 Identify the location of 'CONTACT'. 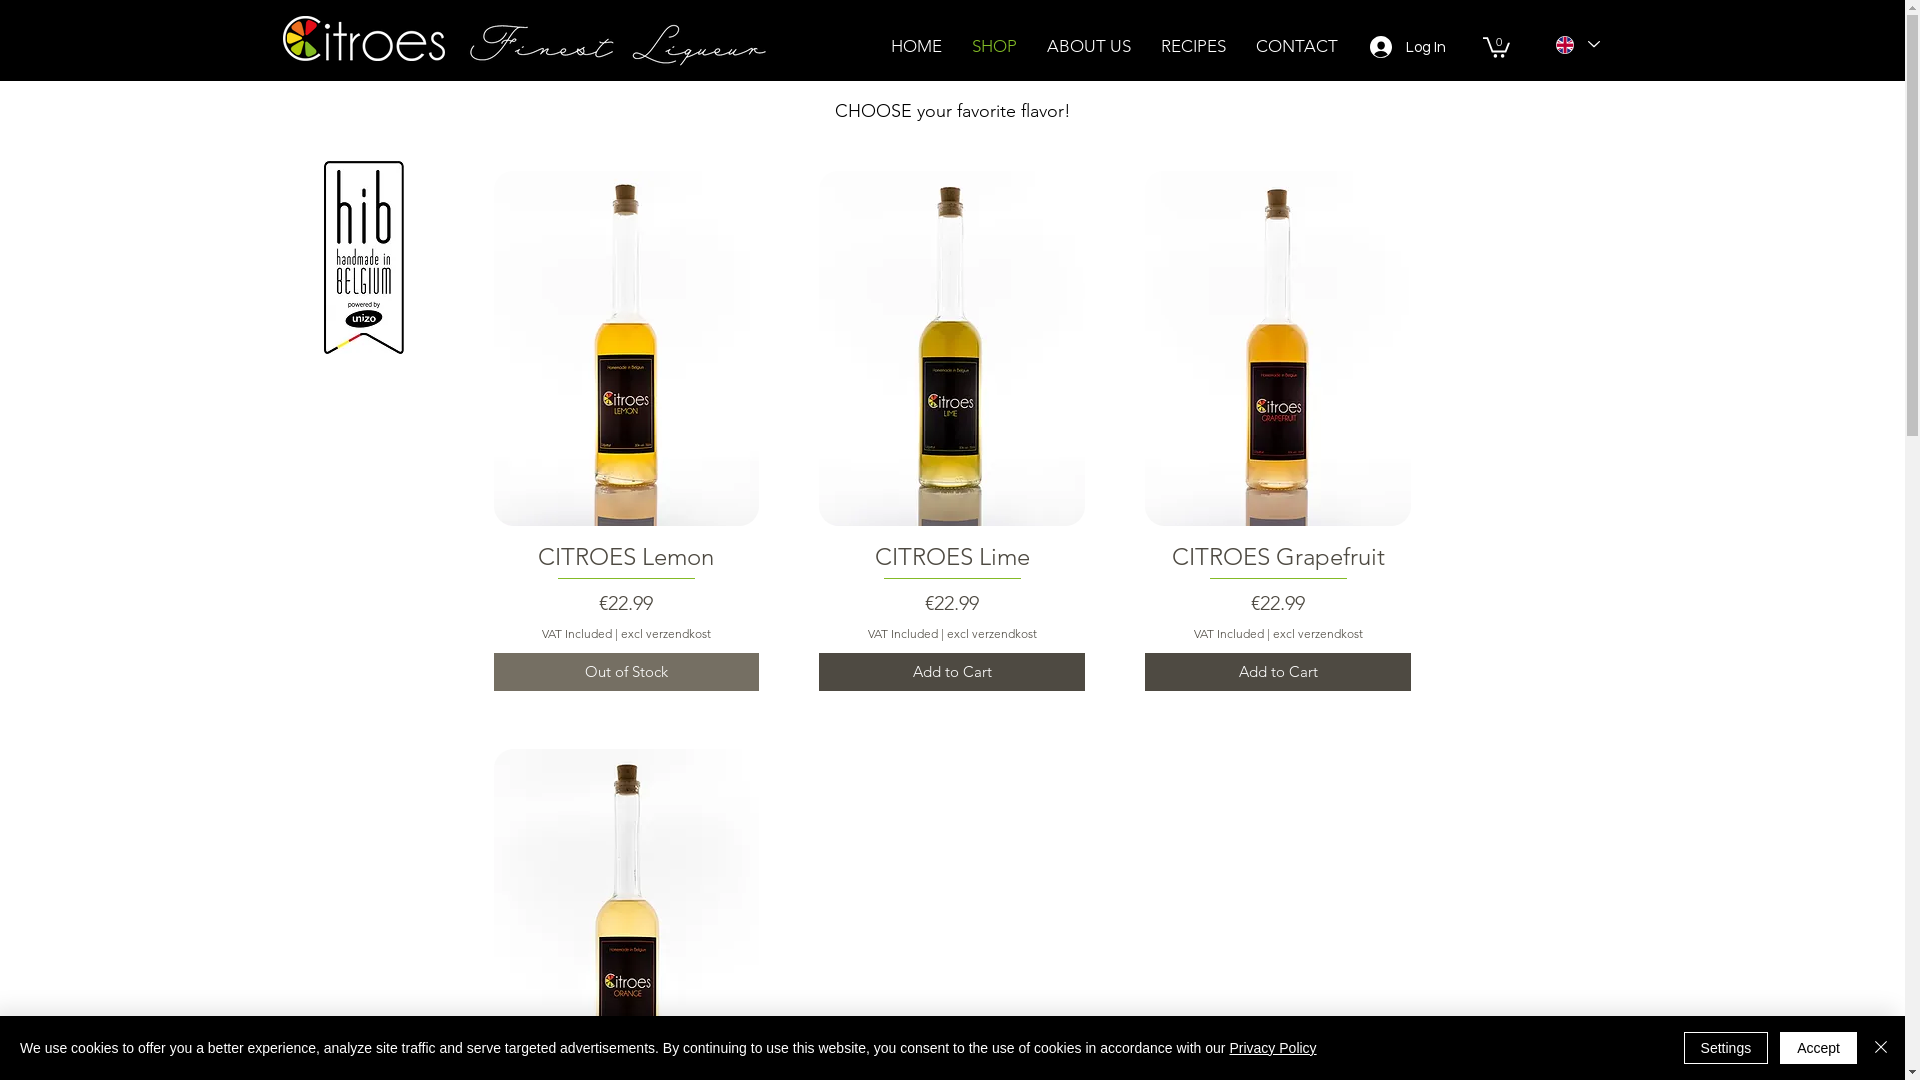
(1296, 45).